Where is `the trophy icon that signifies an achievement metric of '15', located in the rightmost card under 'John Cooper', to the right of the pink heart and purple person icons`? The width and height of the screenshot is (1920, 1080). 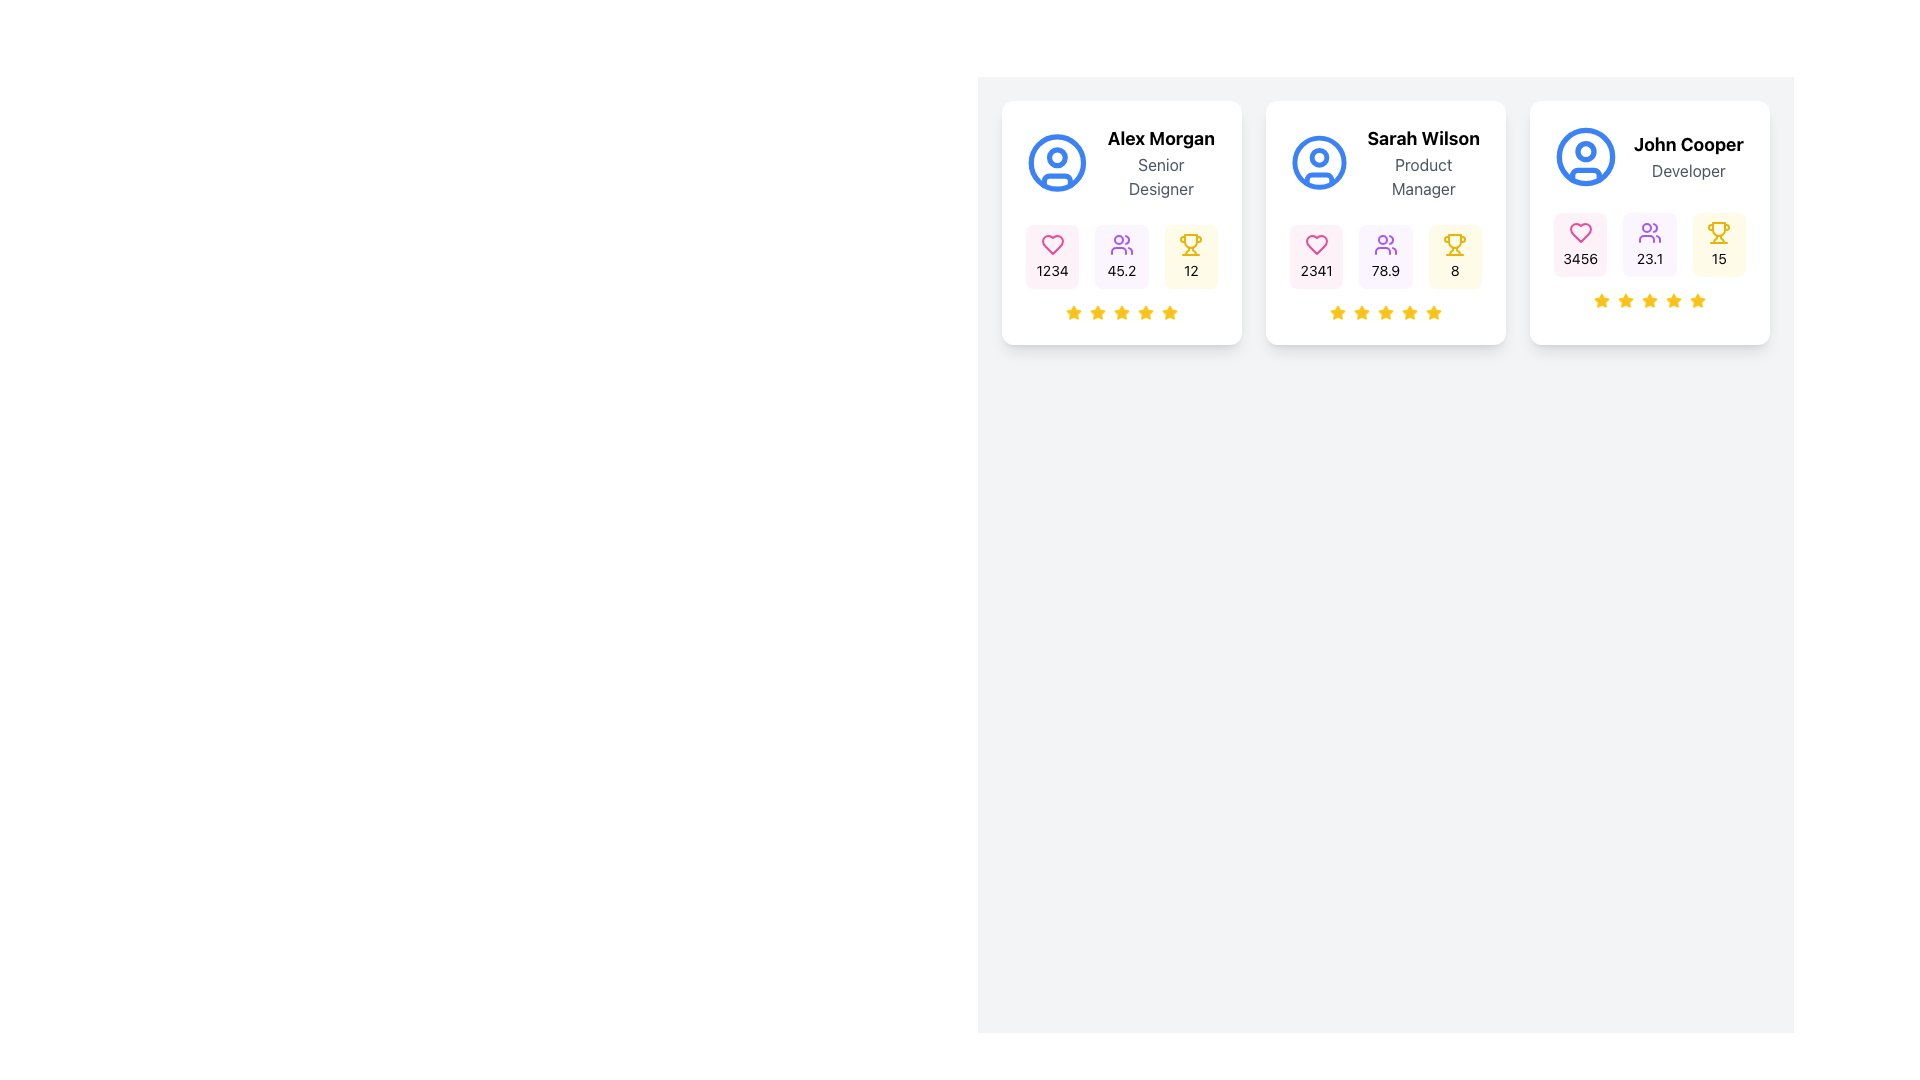
the trophy icon that signifies an achievement metric of '15', located in the rightmost card under 'John Cooper', to the right of the pink heart and purple person icons is located at coordinates (1718, 228).